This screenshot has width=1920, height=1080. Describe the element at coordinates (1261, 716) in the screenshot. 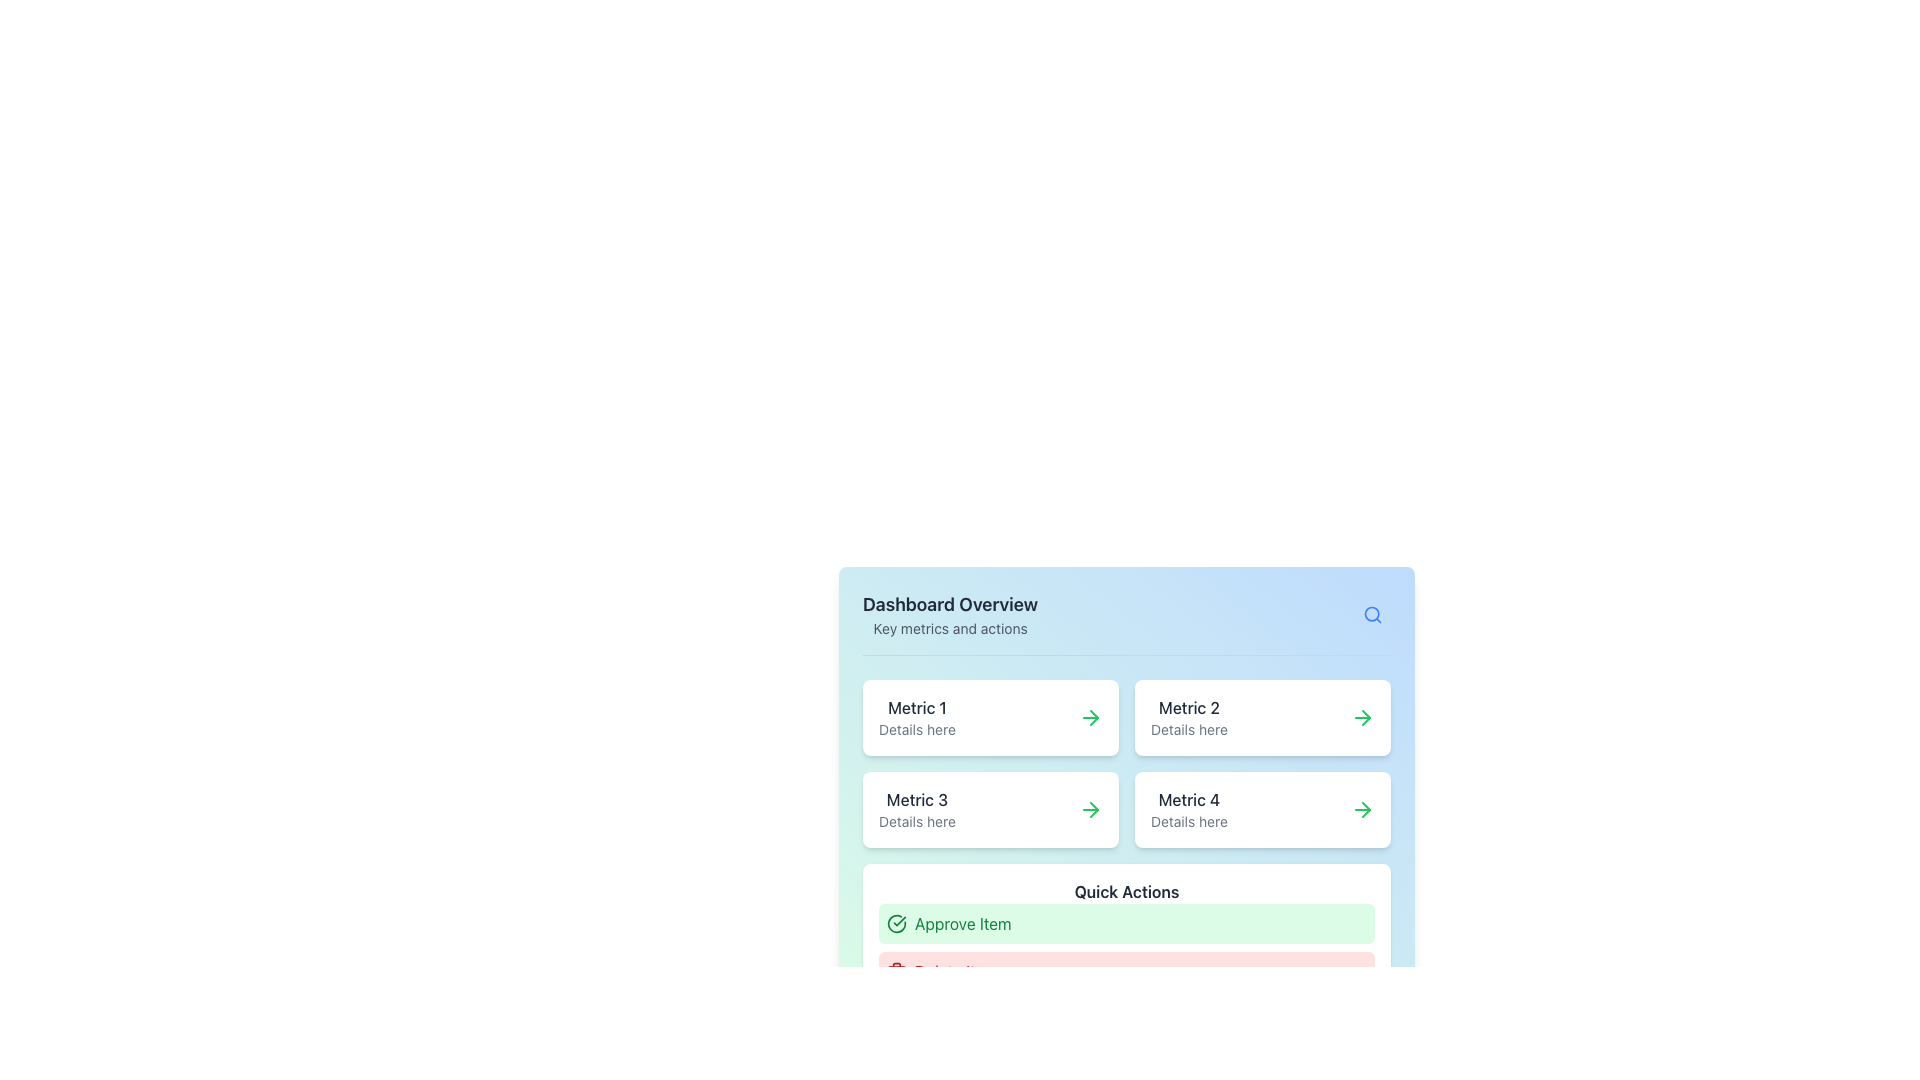

I see `the Informational Card labeled 'Metric 2'` at that location.